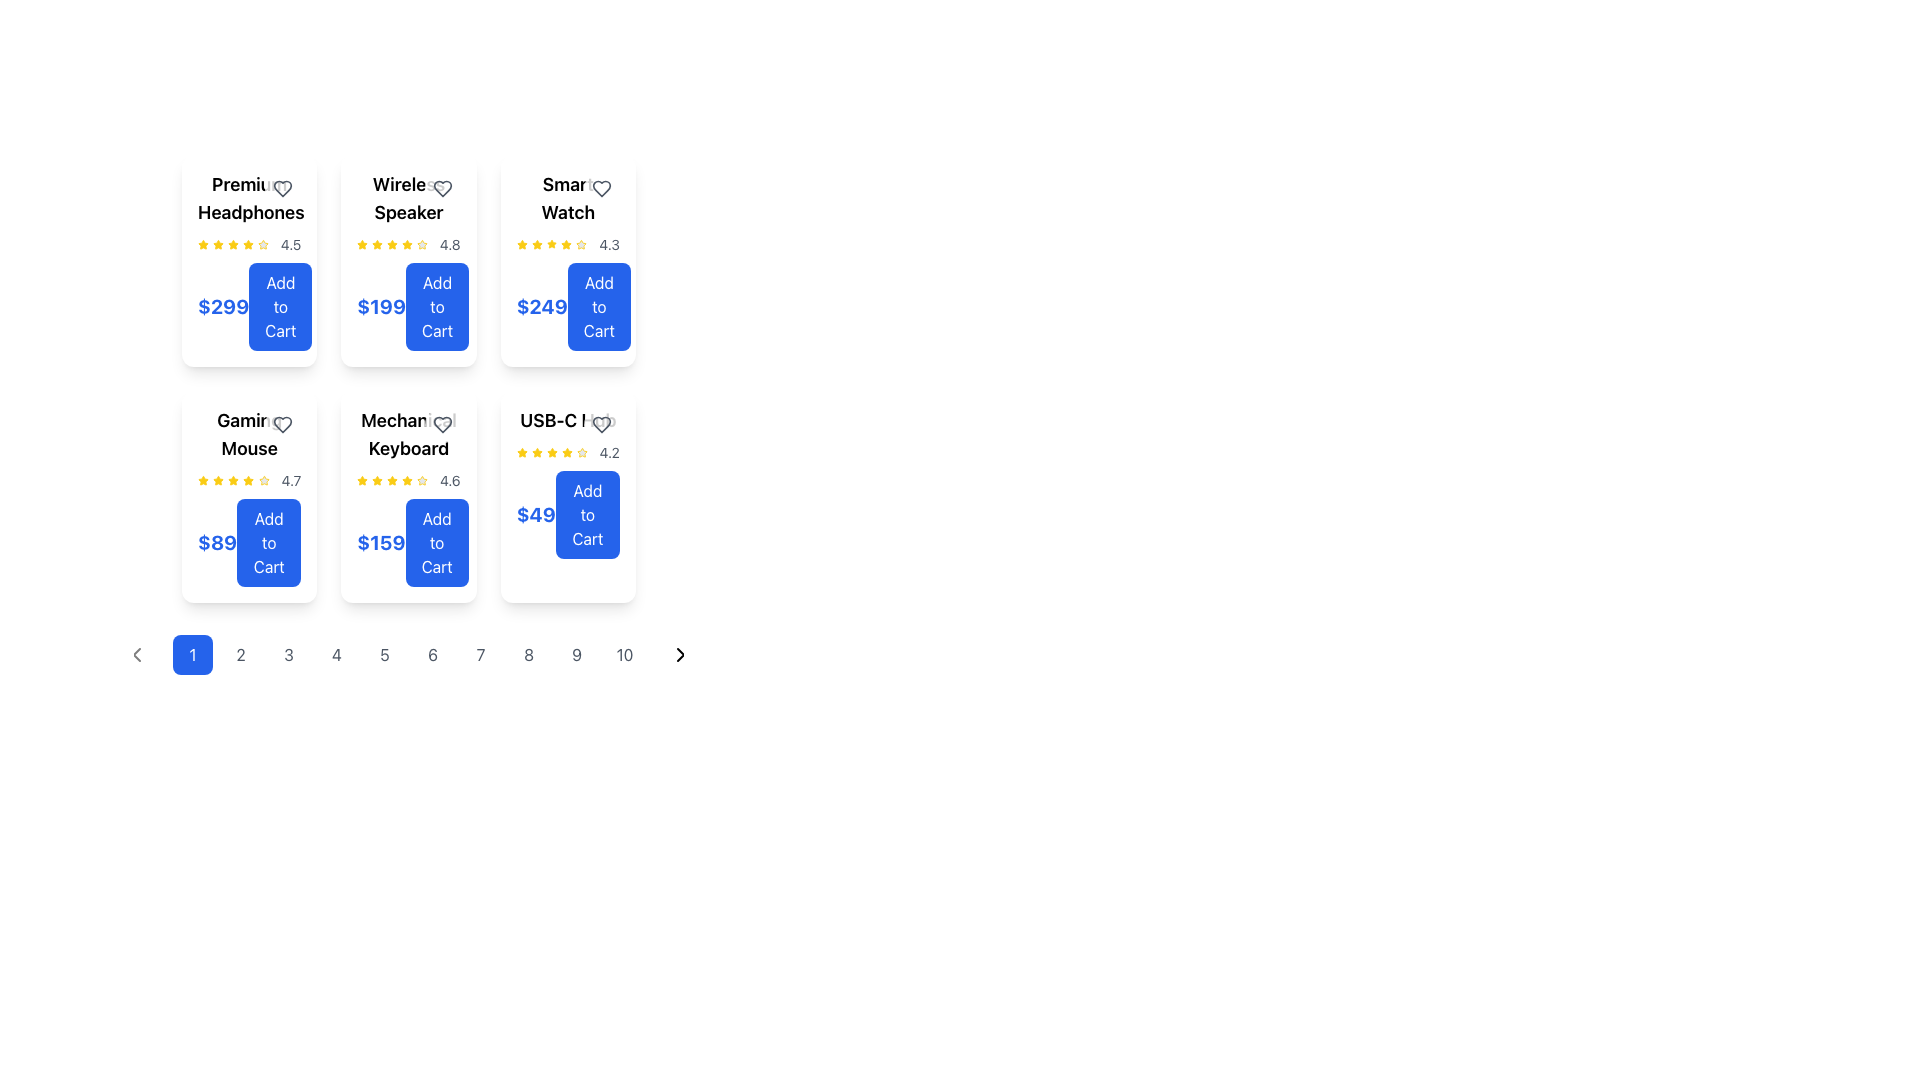 This screenshot has width=1920, height=1080. What do you see at coordinates (421, 481) in the screenshot?
I see `the 5th gray star icon with faint yellow fill in the rating system below the product title 'Mechanical Keyboard'` at bounding box center [421, 481].